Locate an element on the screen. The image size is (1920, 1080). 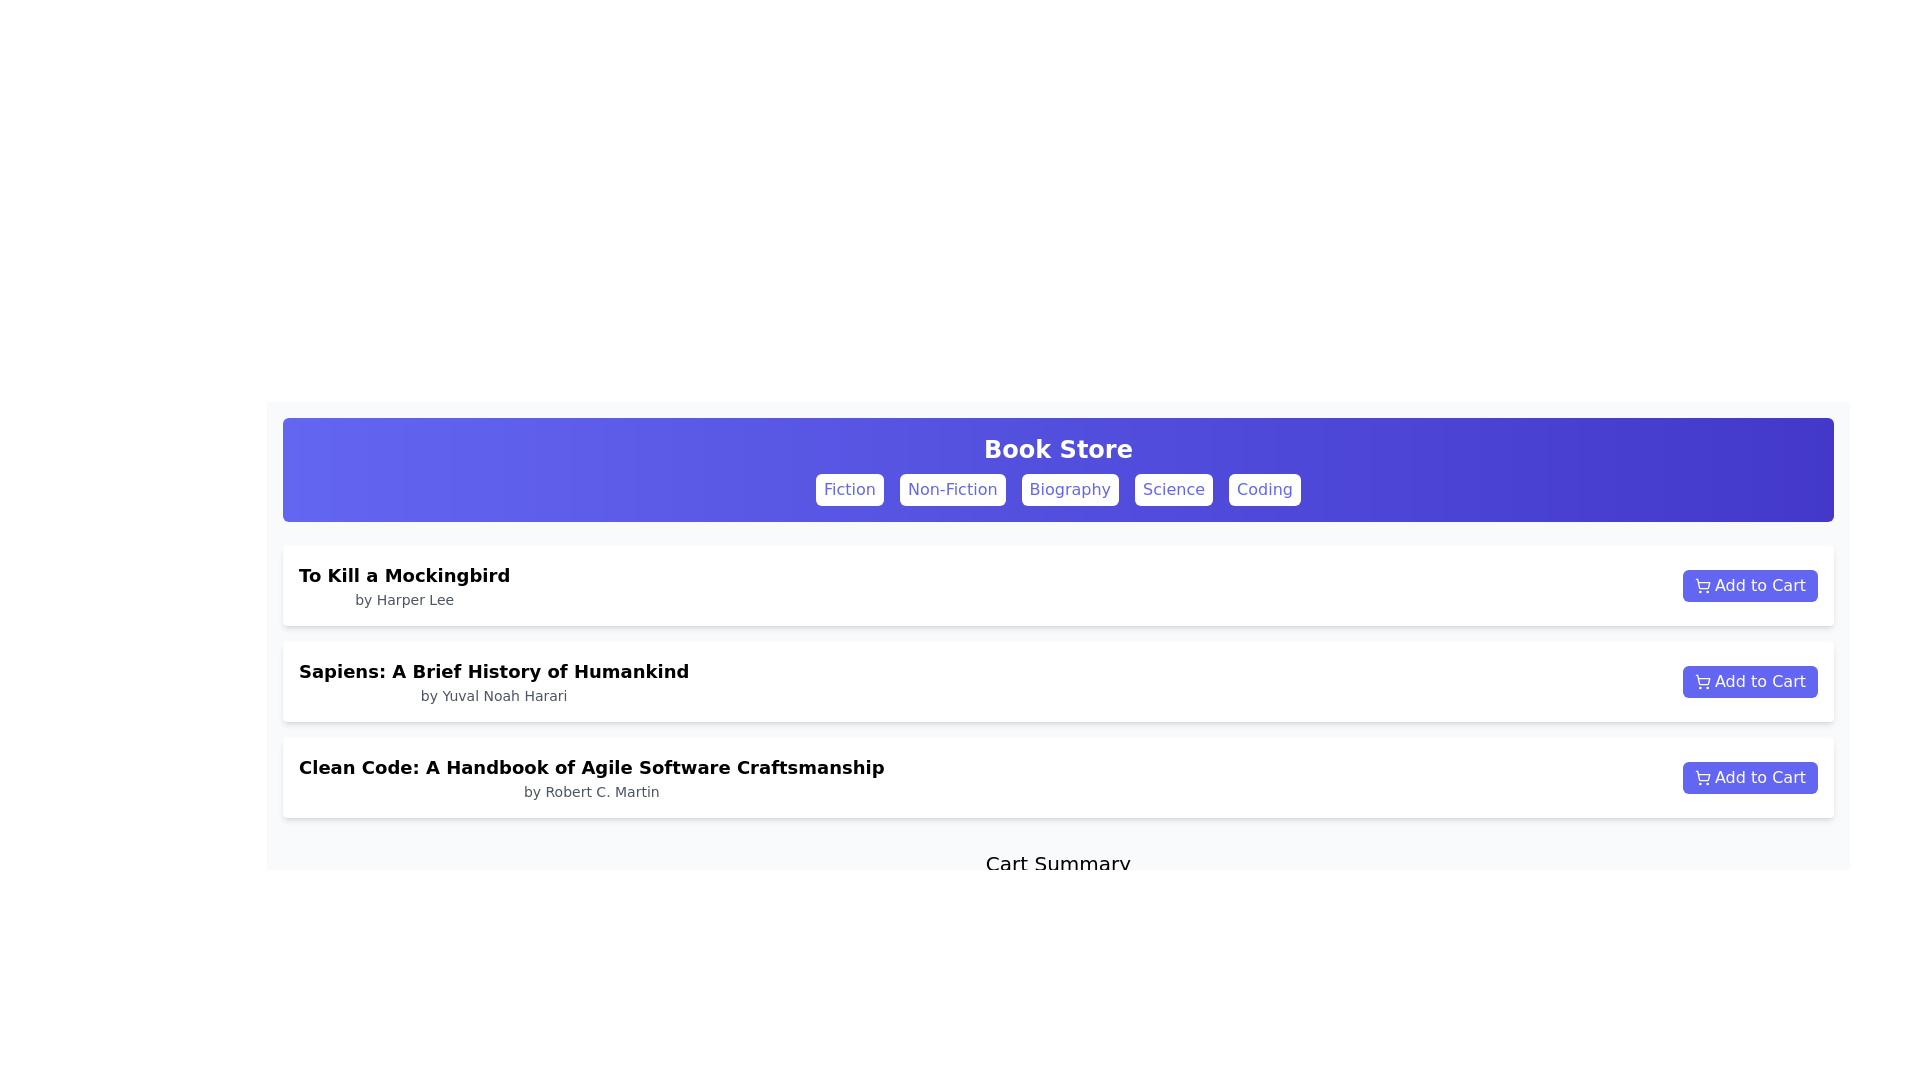
the text element displaying 'by Yuval Noah Harari', which is styled in gray and located beneath the title of the book 'Sapiens: A Brief History of Humankind' is located at coordinates (494, 694).